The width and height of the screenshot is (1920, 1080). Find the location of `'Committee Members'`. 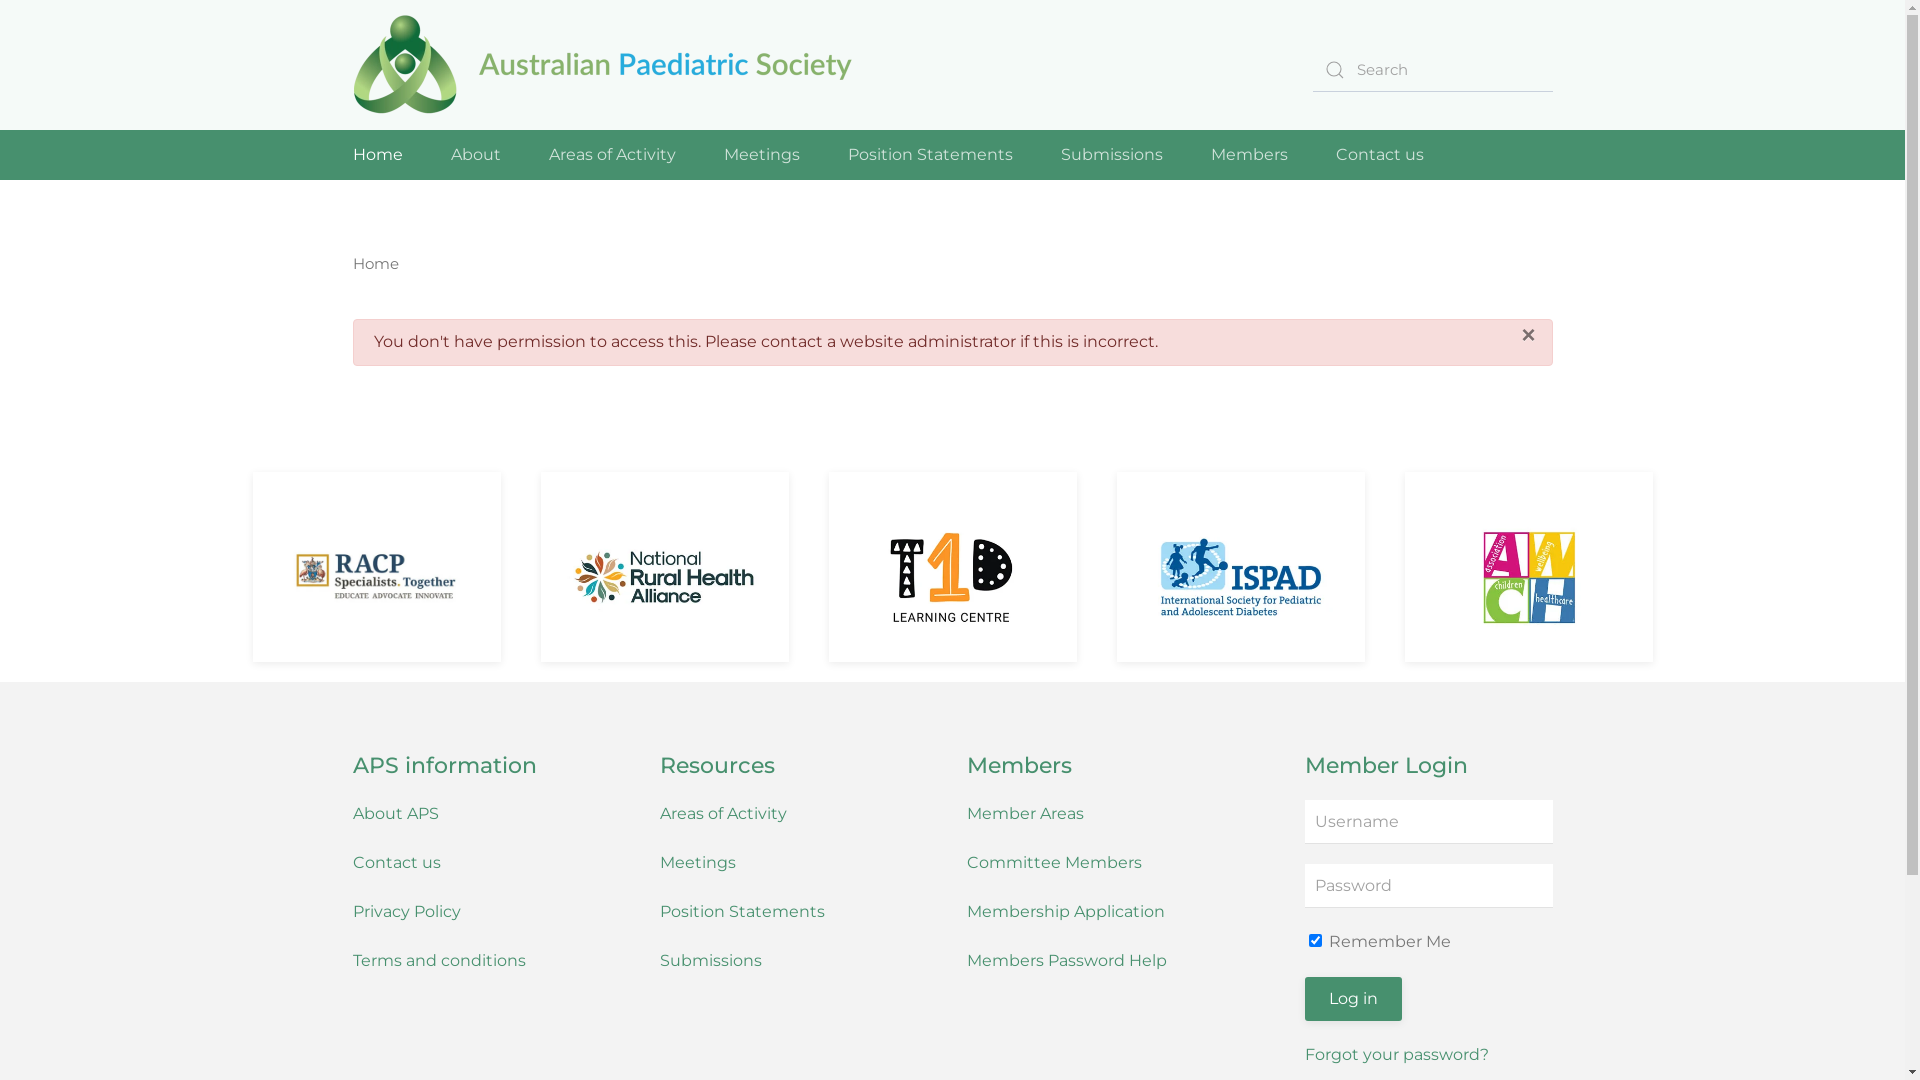

'Committee Members' is located at coordinates (1053, 861).